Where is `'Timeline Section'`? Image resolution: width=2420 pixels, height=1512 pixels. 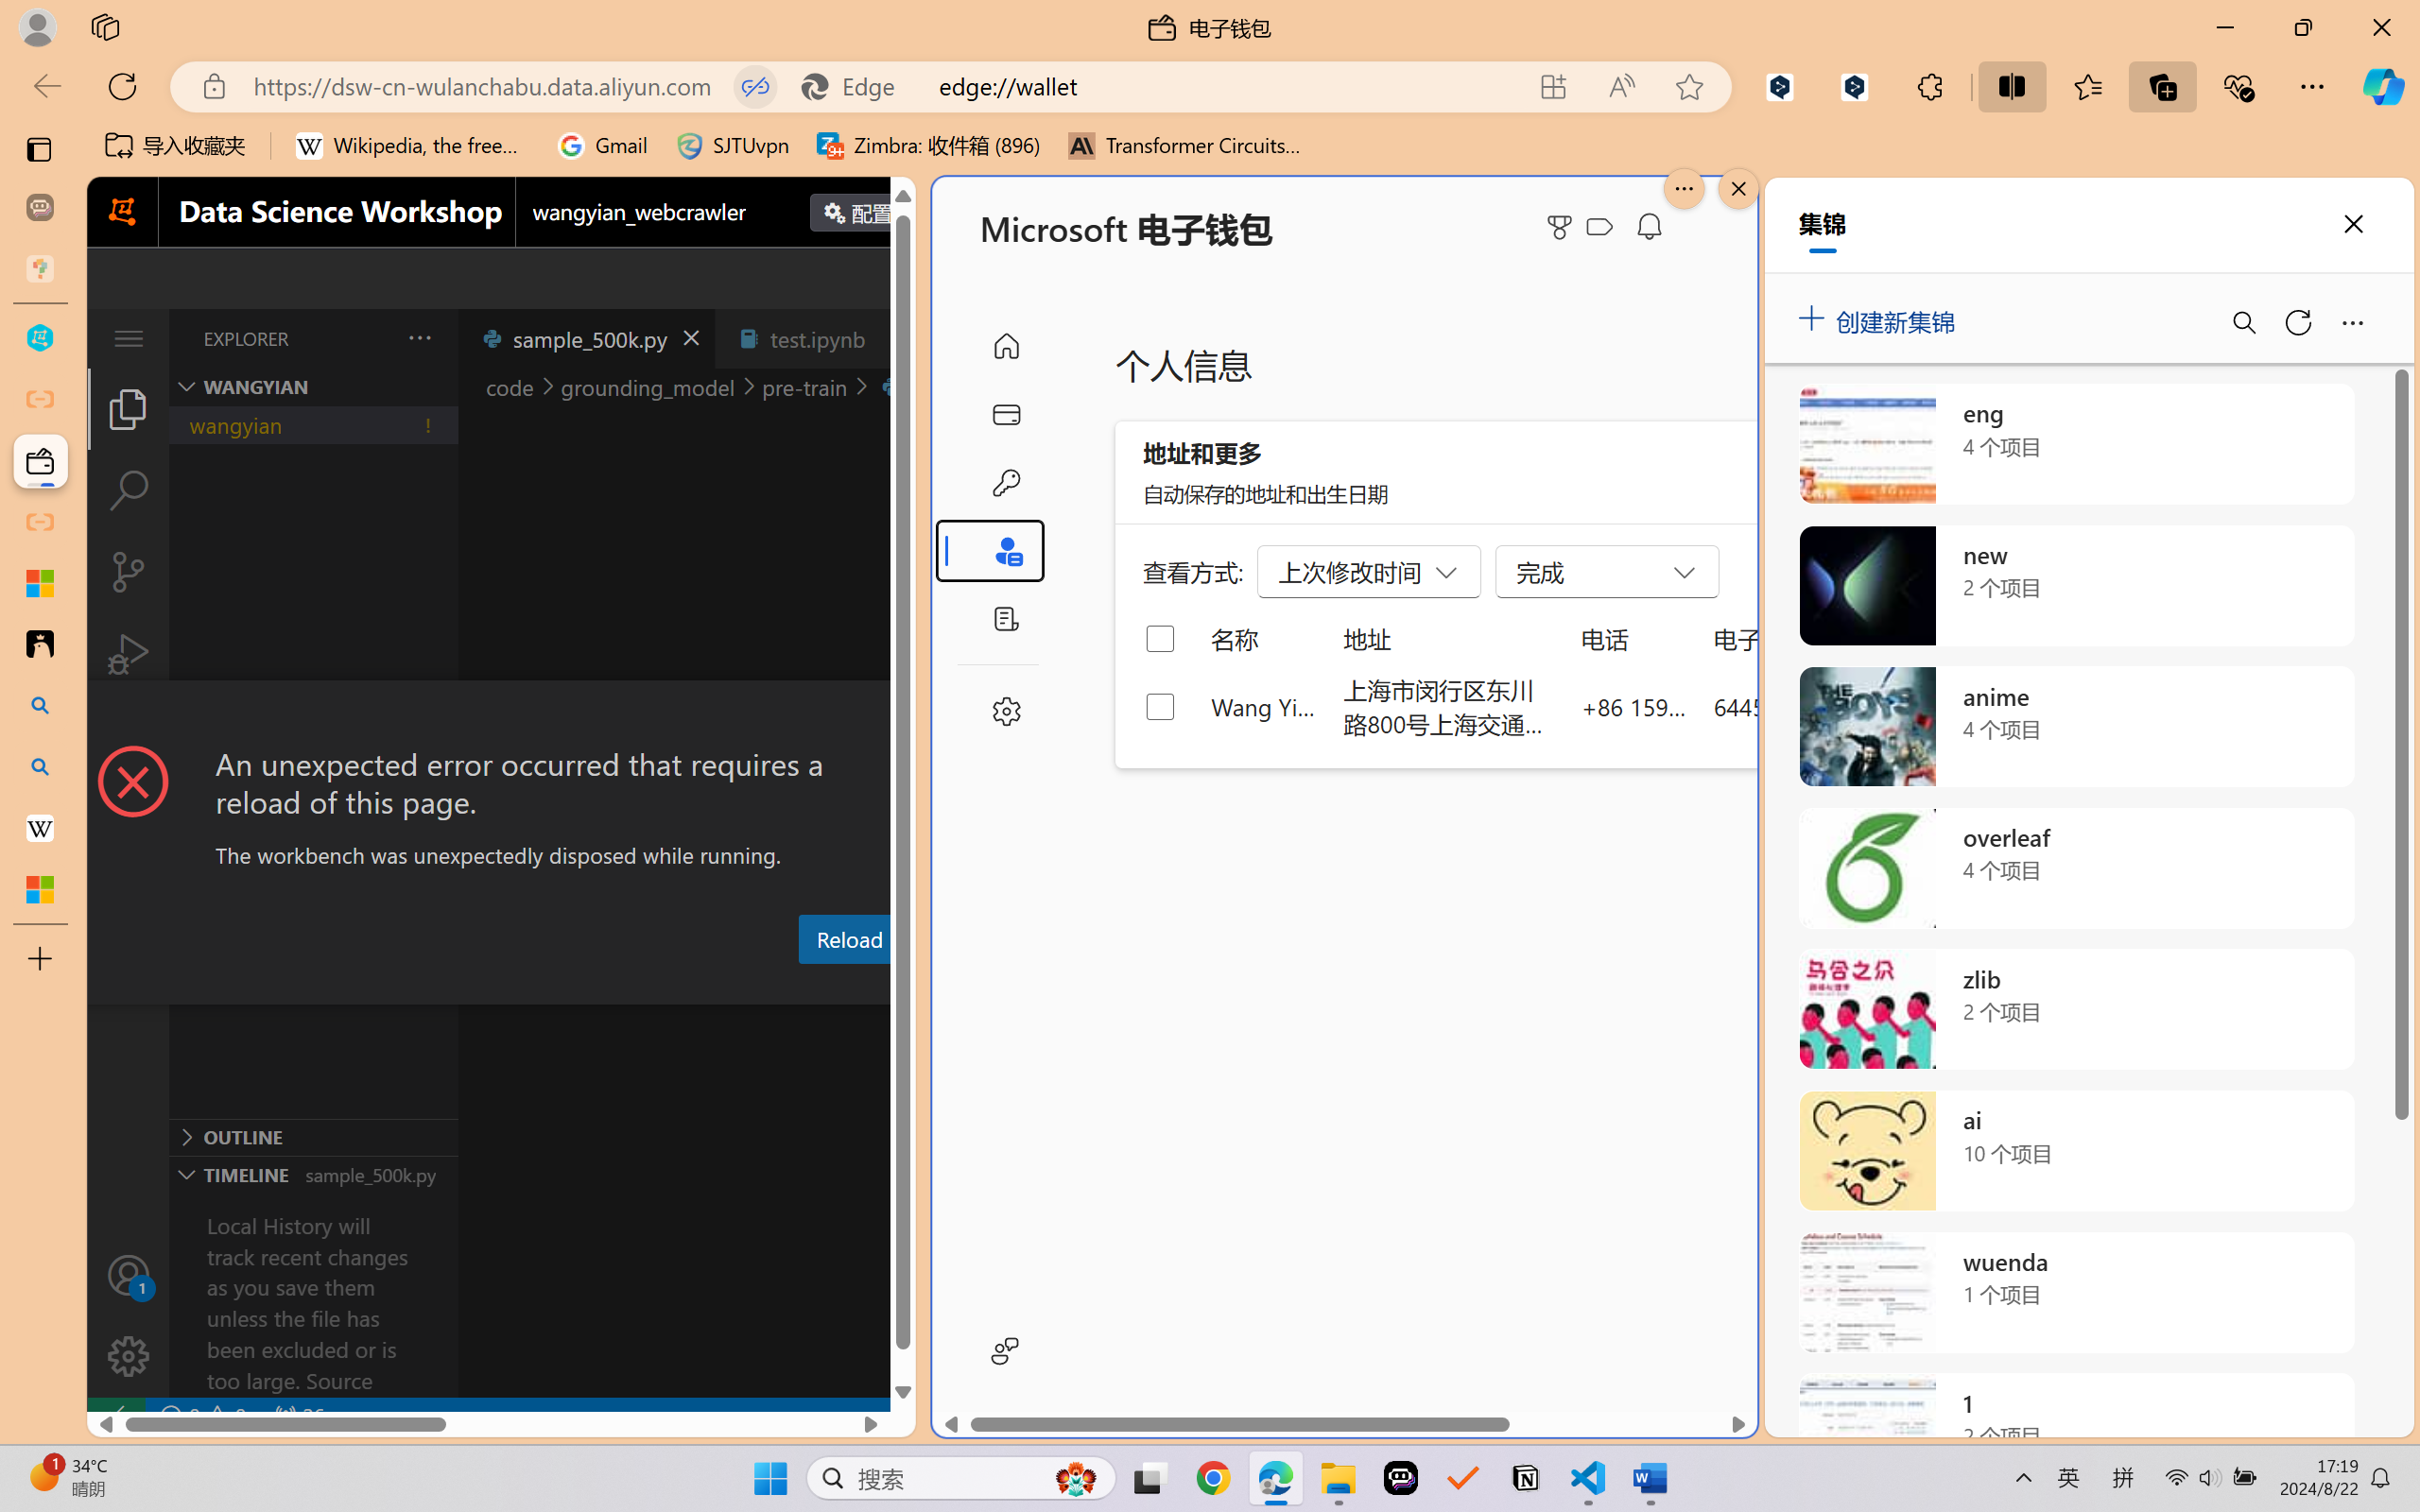 'Timeline Section' is located at coordinates (313, 1174).